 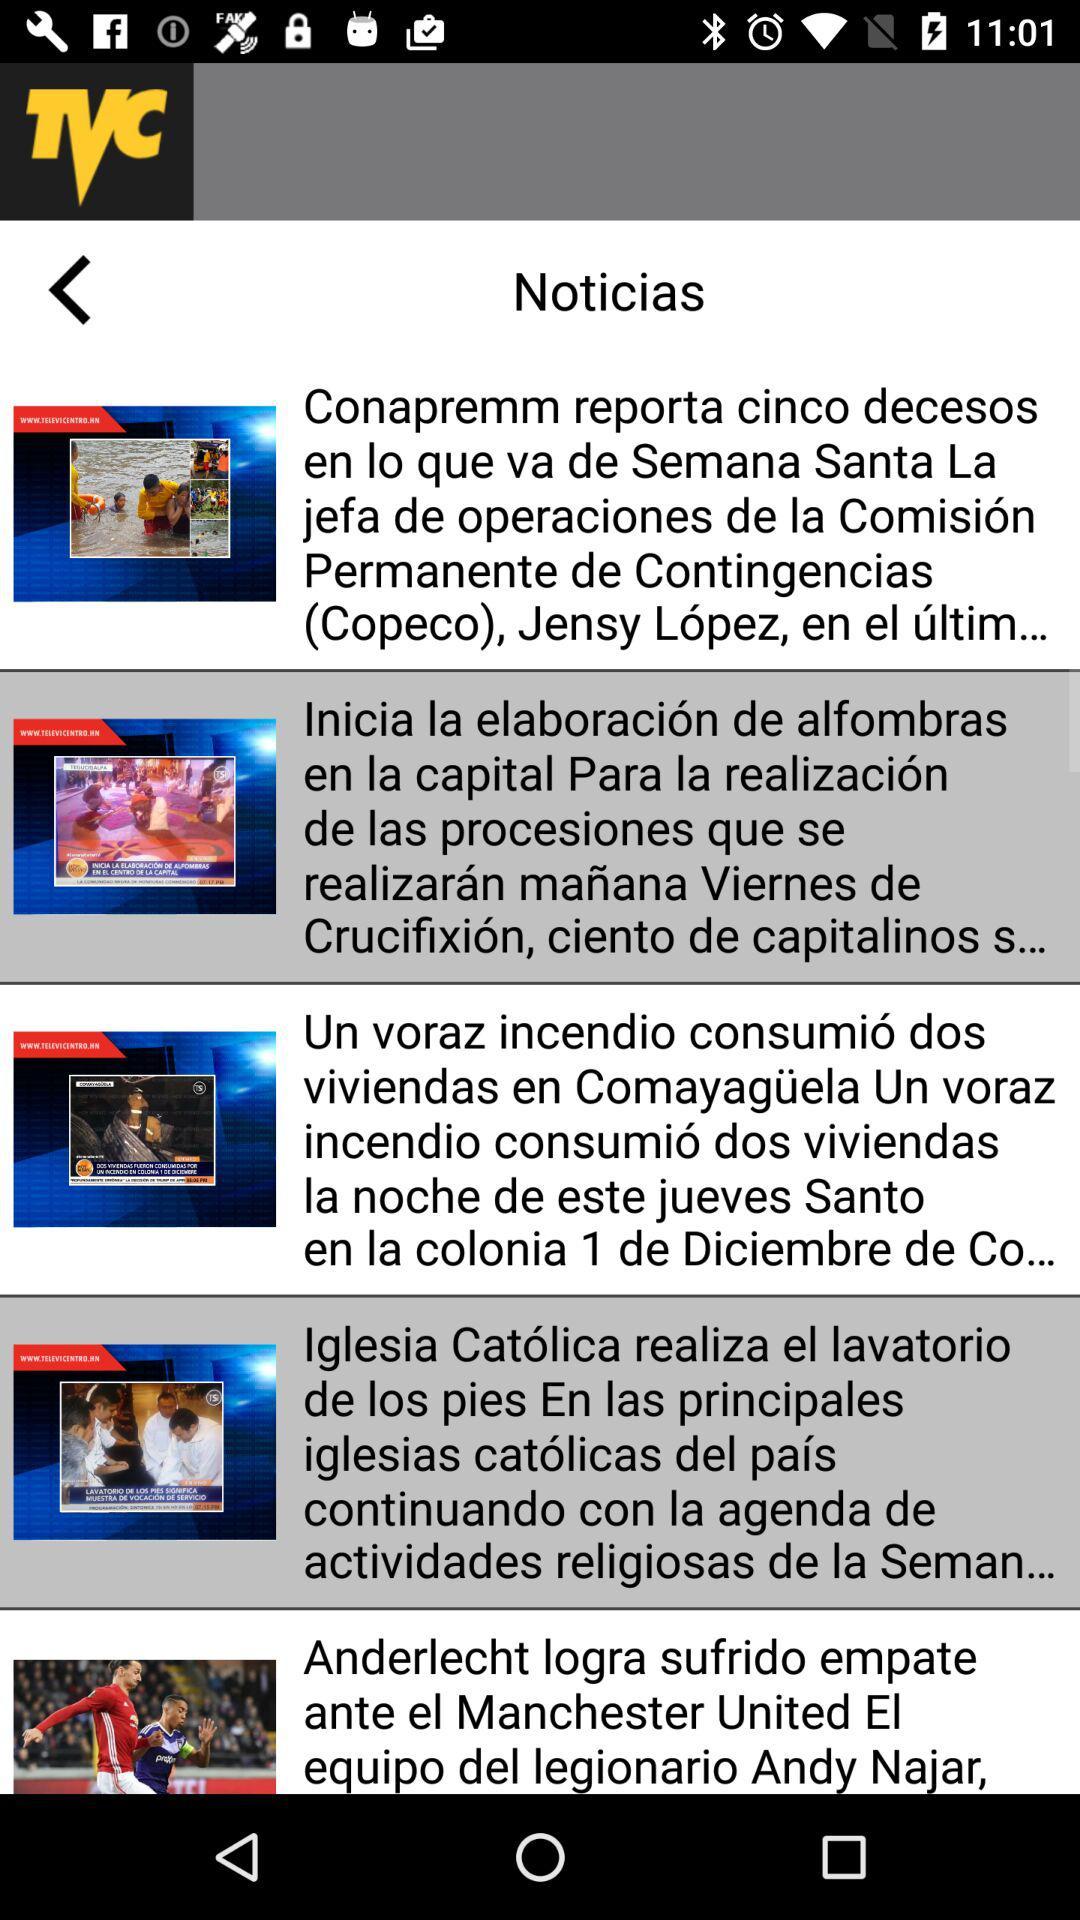 I want to click on the item below the noticias, so click(x=683, y=514).